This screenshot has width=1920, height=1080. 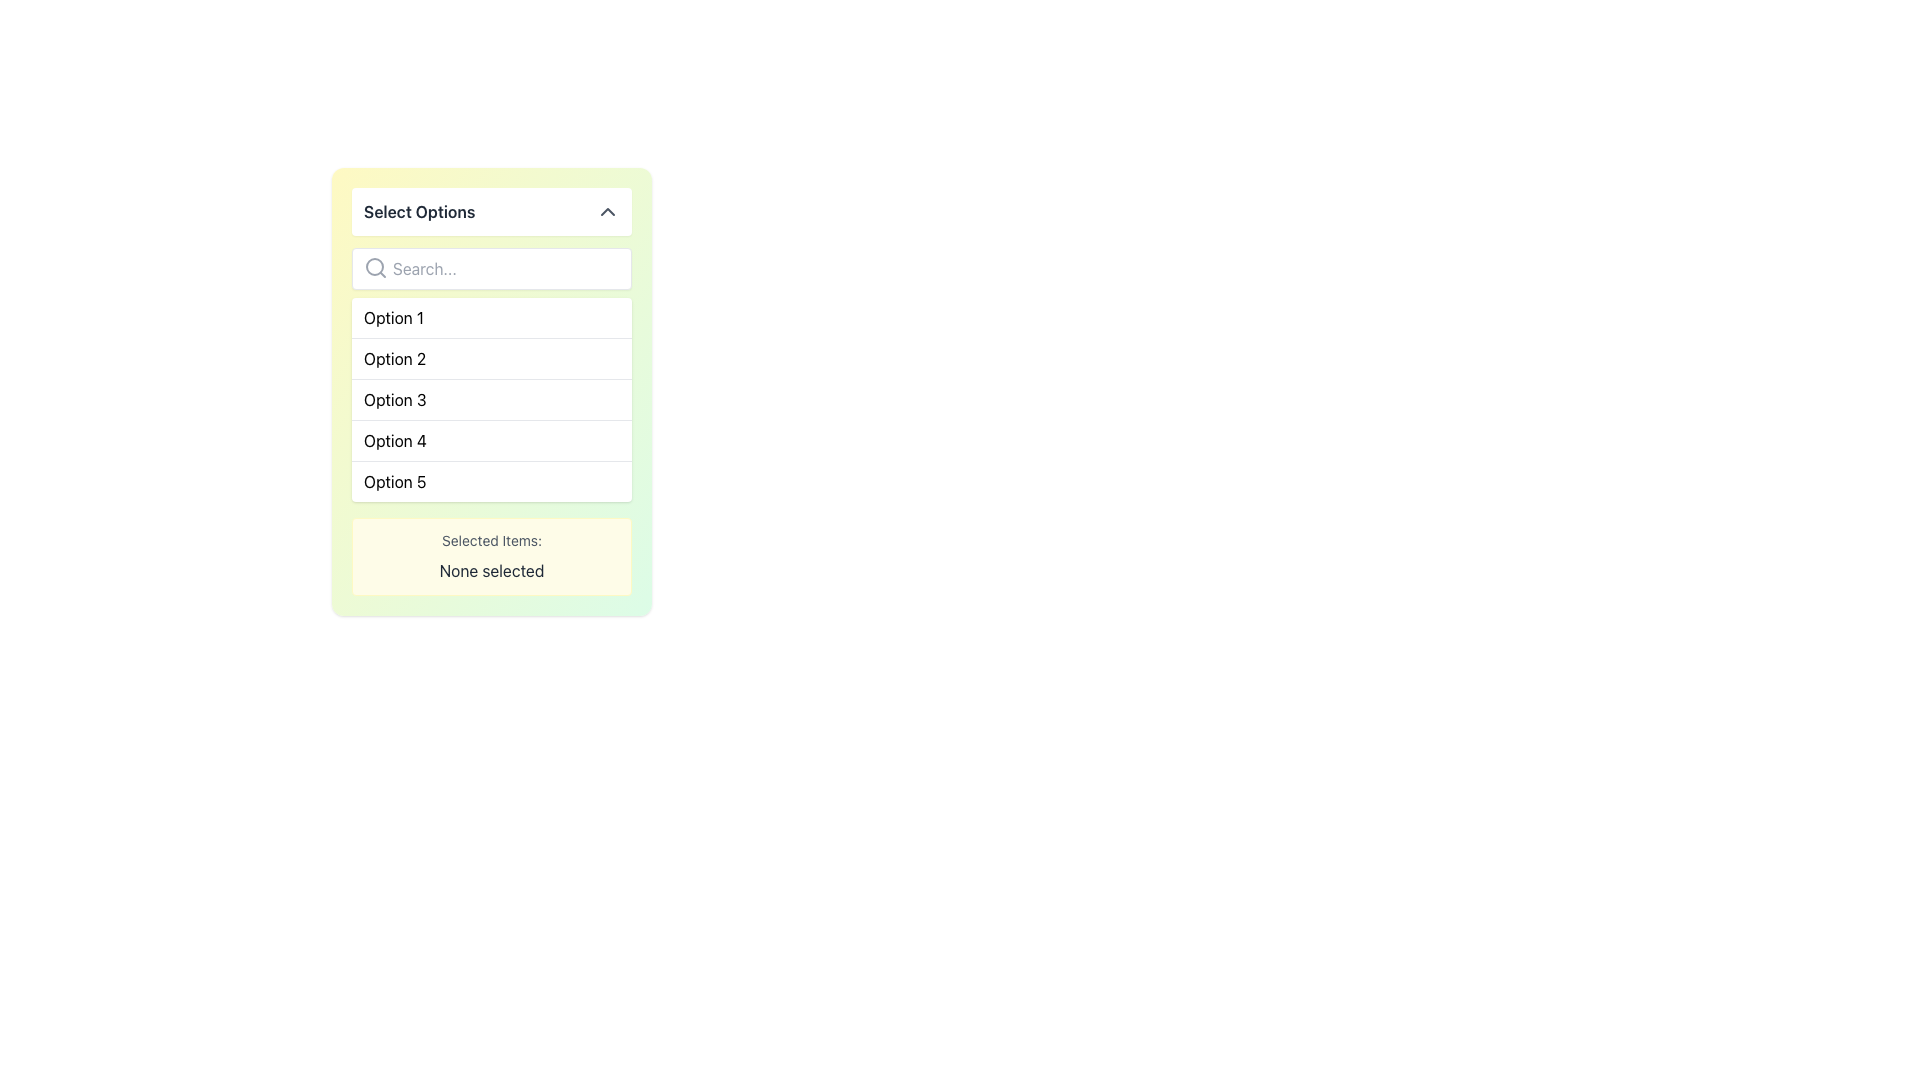 What do you see at coordinates (395, 400) in the screenshot?
I see `the text label displaying 'Option 3'` at bounding box center [395, 400].